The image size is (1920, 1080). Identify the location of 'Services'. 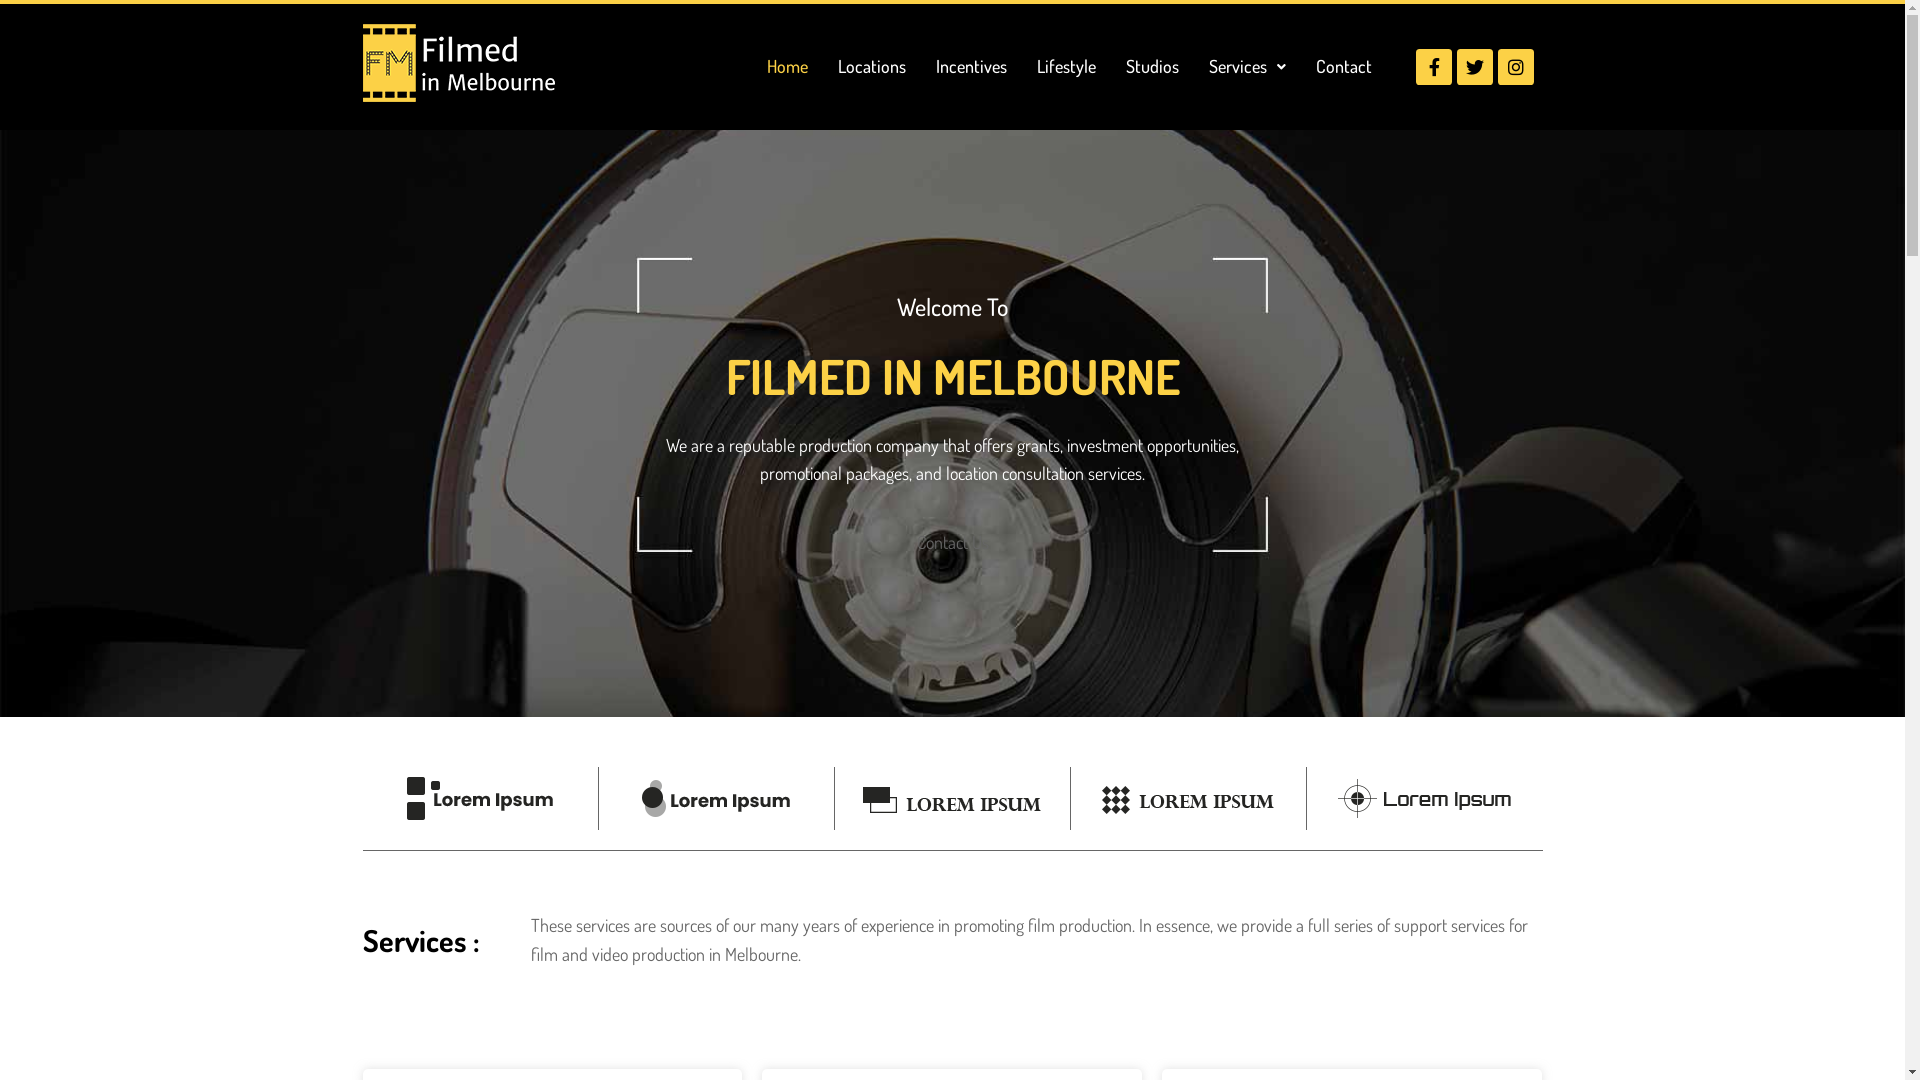
(1246, 65).